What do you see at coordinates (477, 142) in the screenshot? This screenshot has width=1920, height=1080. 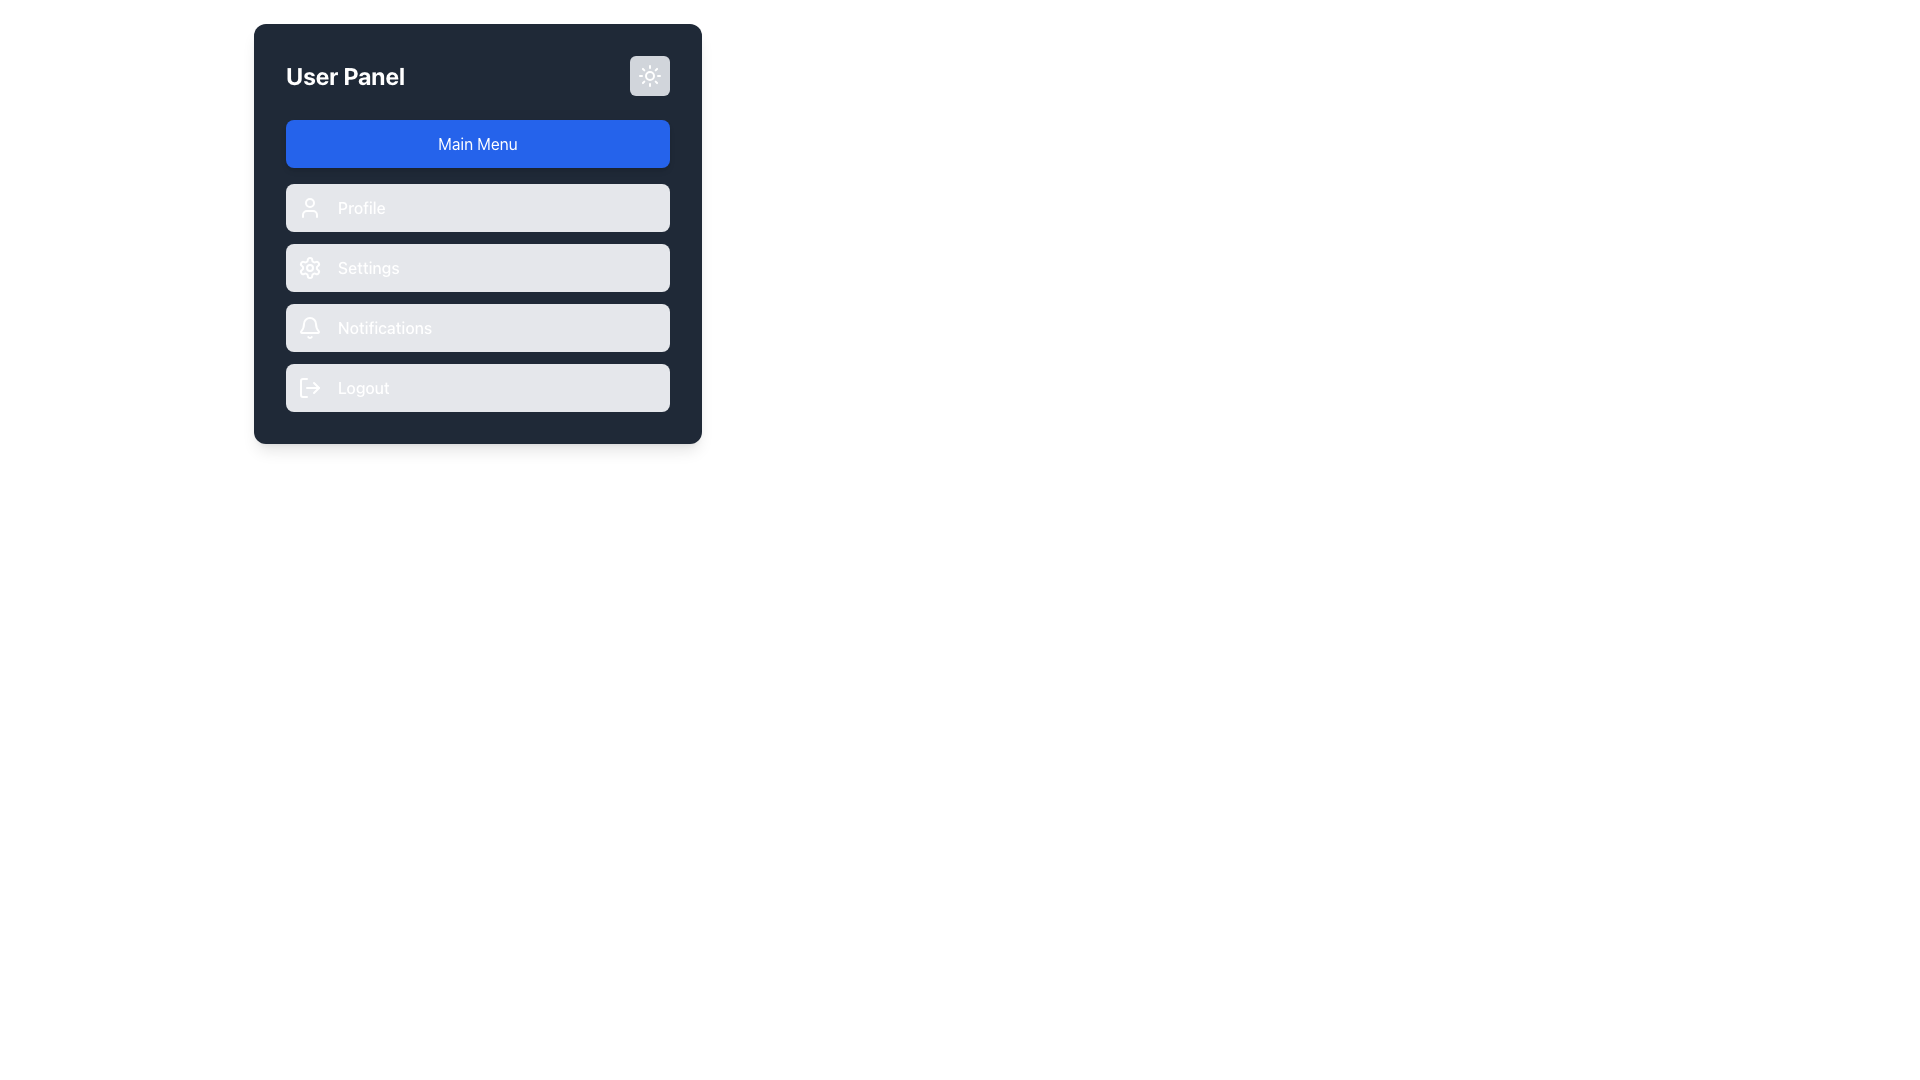 I see `the 'Main Menu' button, which is a rectangular button with a blue background and white text, centrally located below the 'User Panel' title` at bounding box center [477, 142].